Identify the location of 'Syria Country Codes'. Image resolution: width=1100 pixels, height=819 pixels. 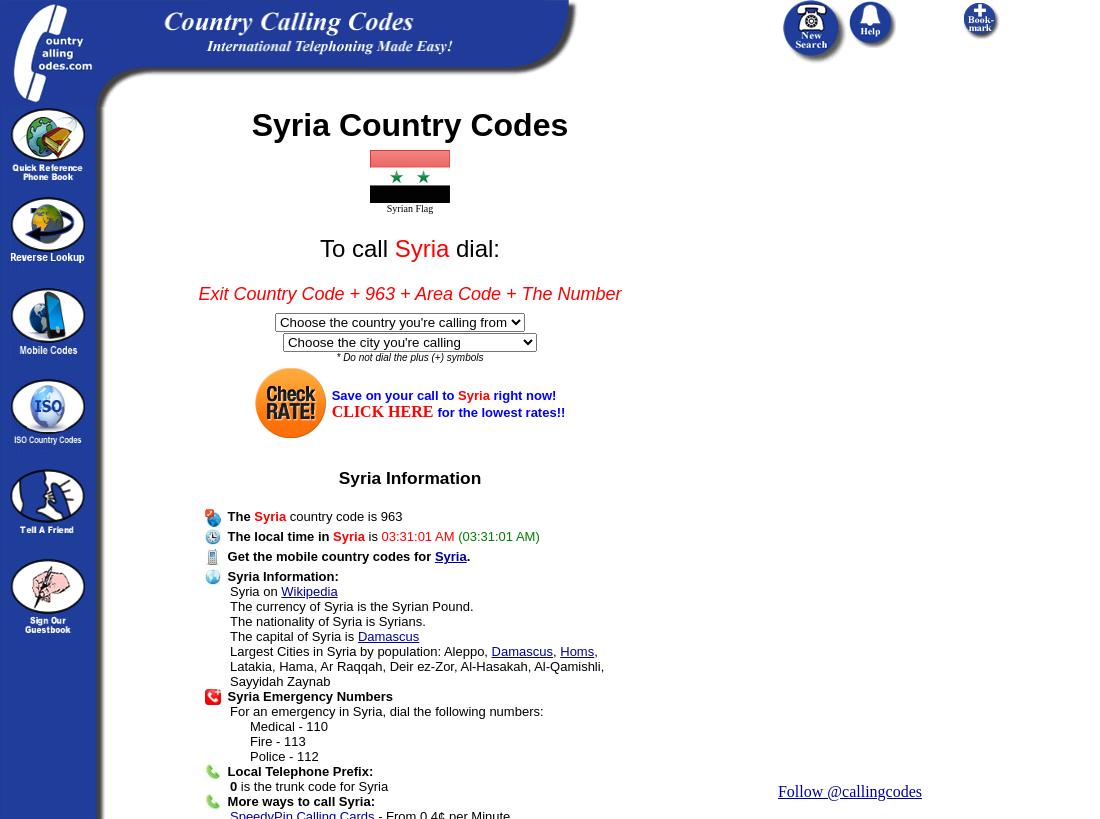
(409, 123).